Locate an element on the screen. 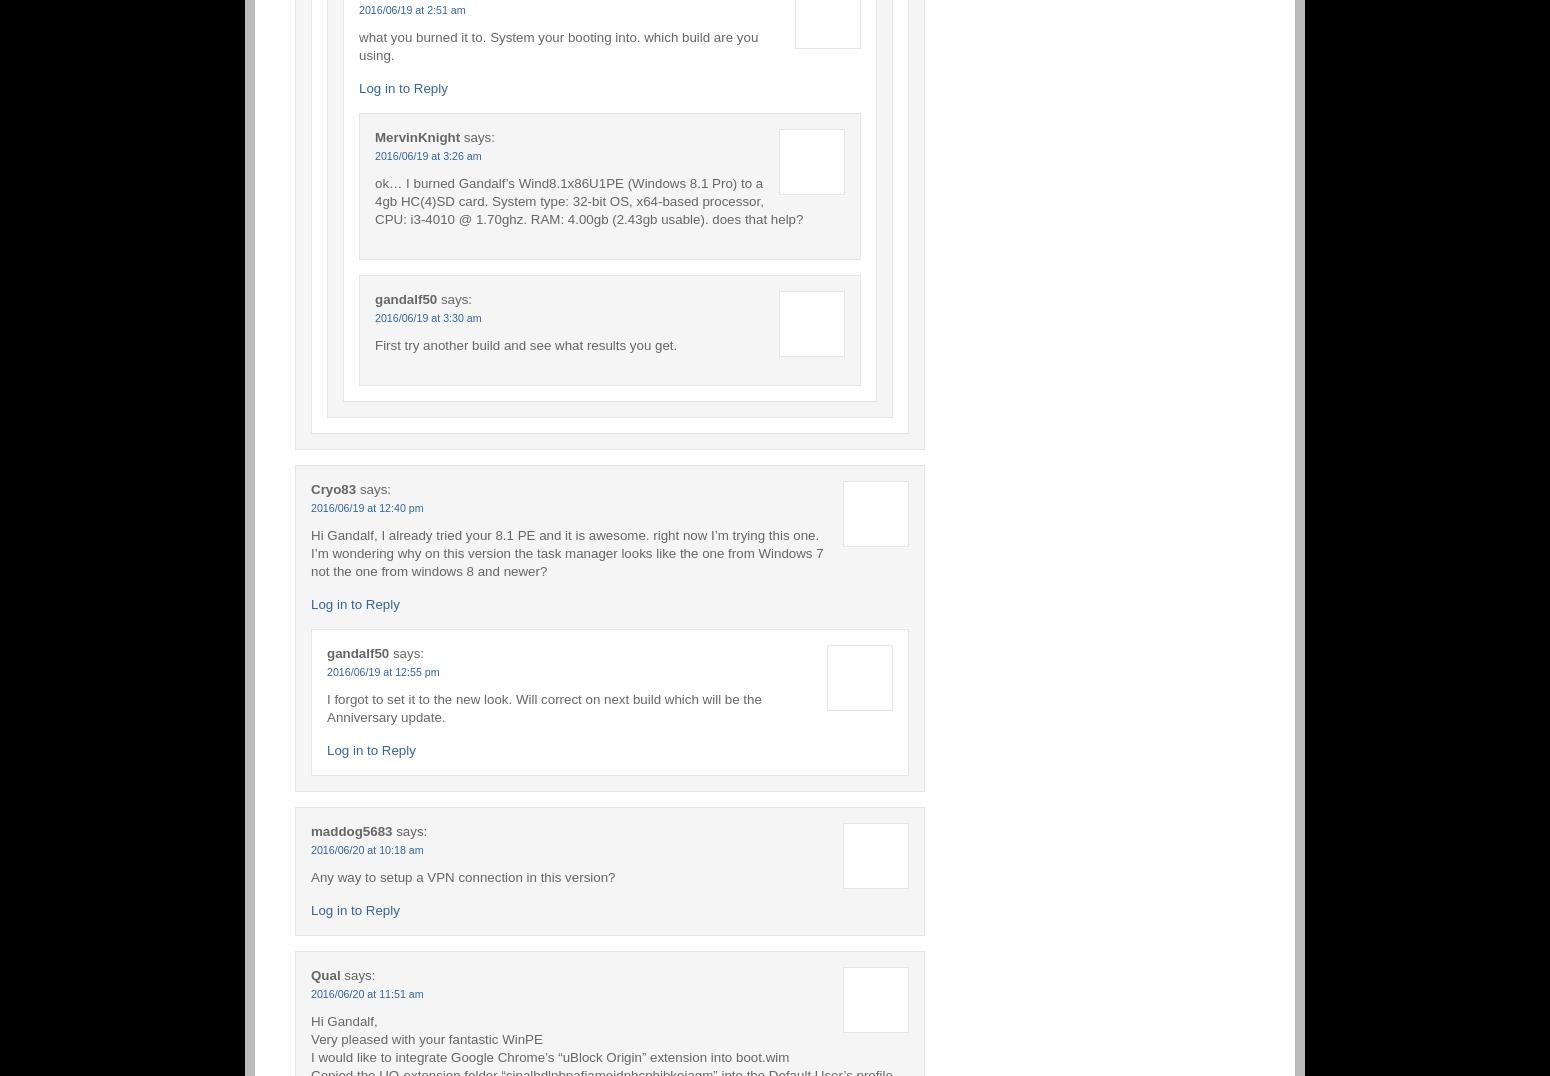 This screenshot has width=1550, height=1076. '2016/06/19 at 12:40 pm' is located at coordinates (310, 507).